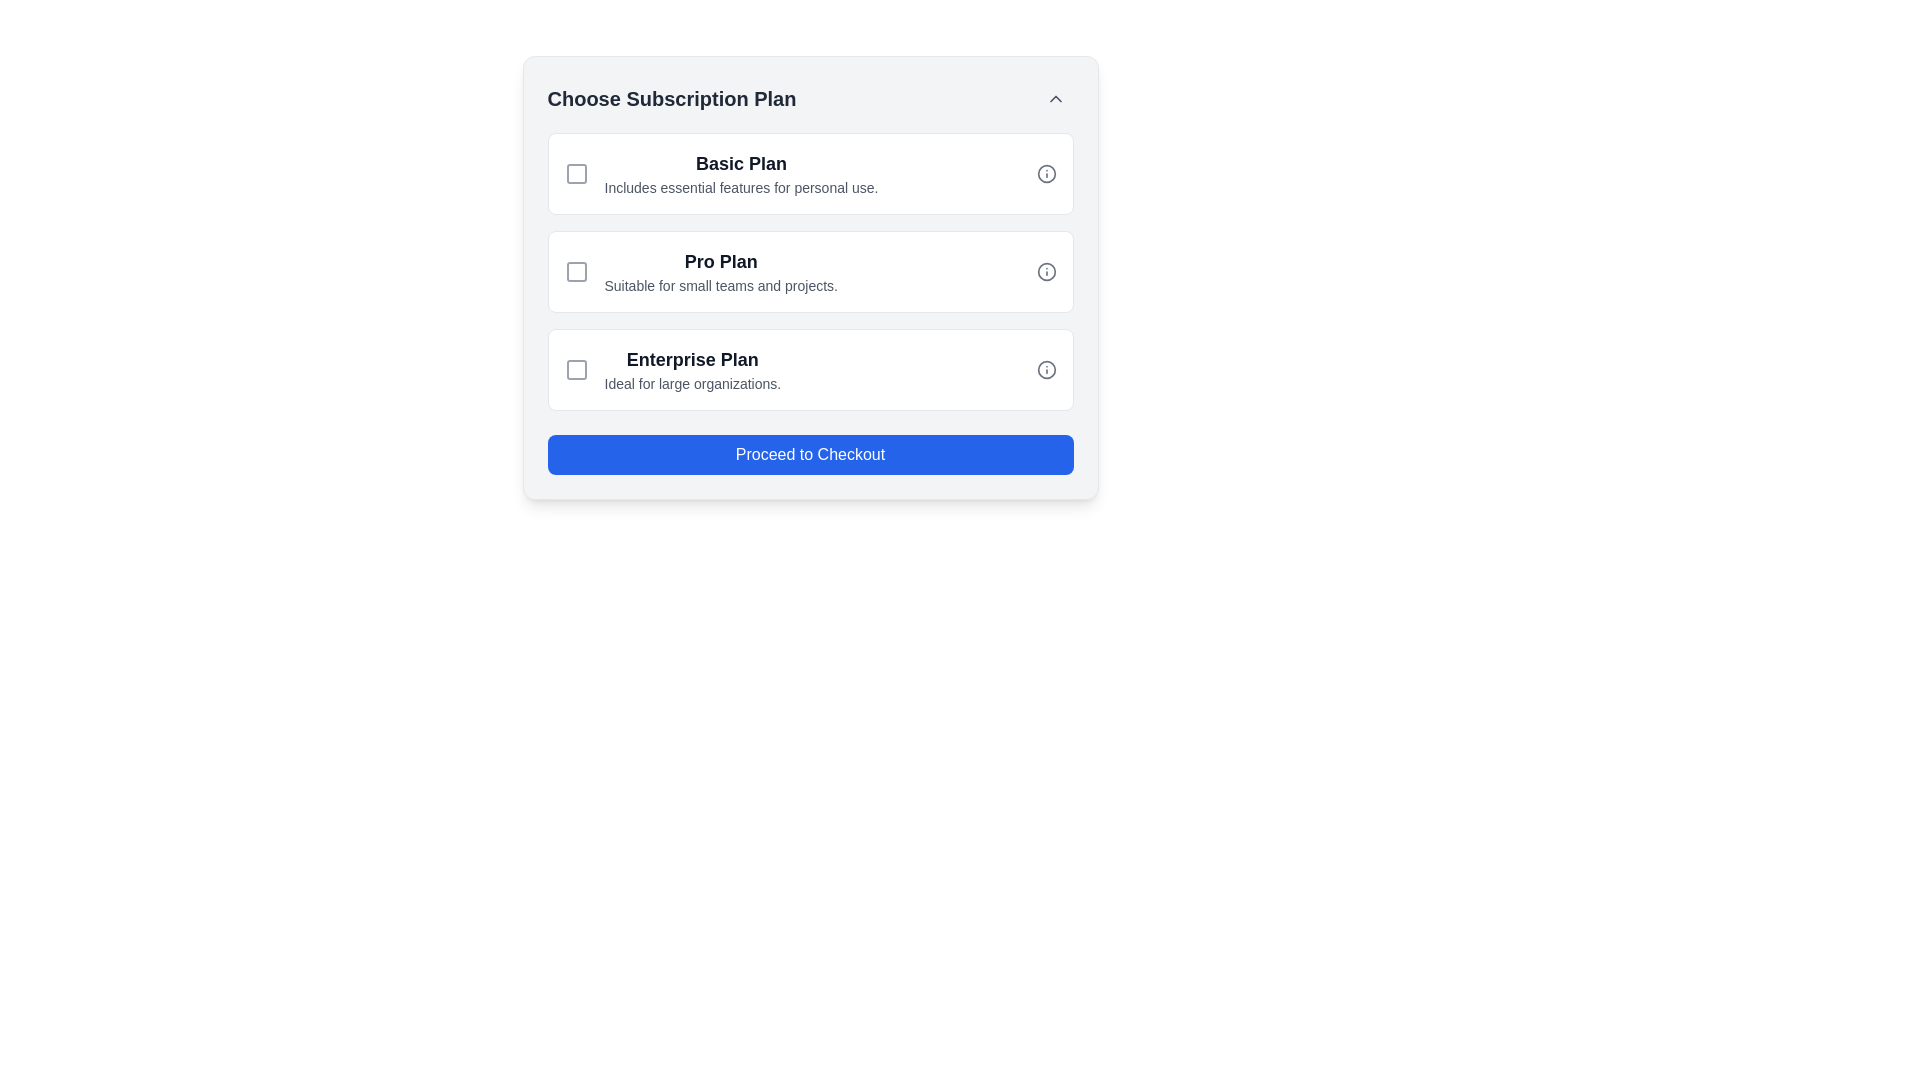 The image size is (1920, 1080). I want to click on the checkbox, so click(575, 172).